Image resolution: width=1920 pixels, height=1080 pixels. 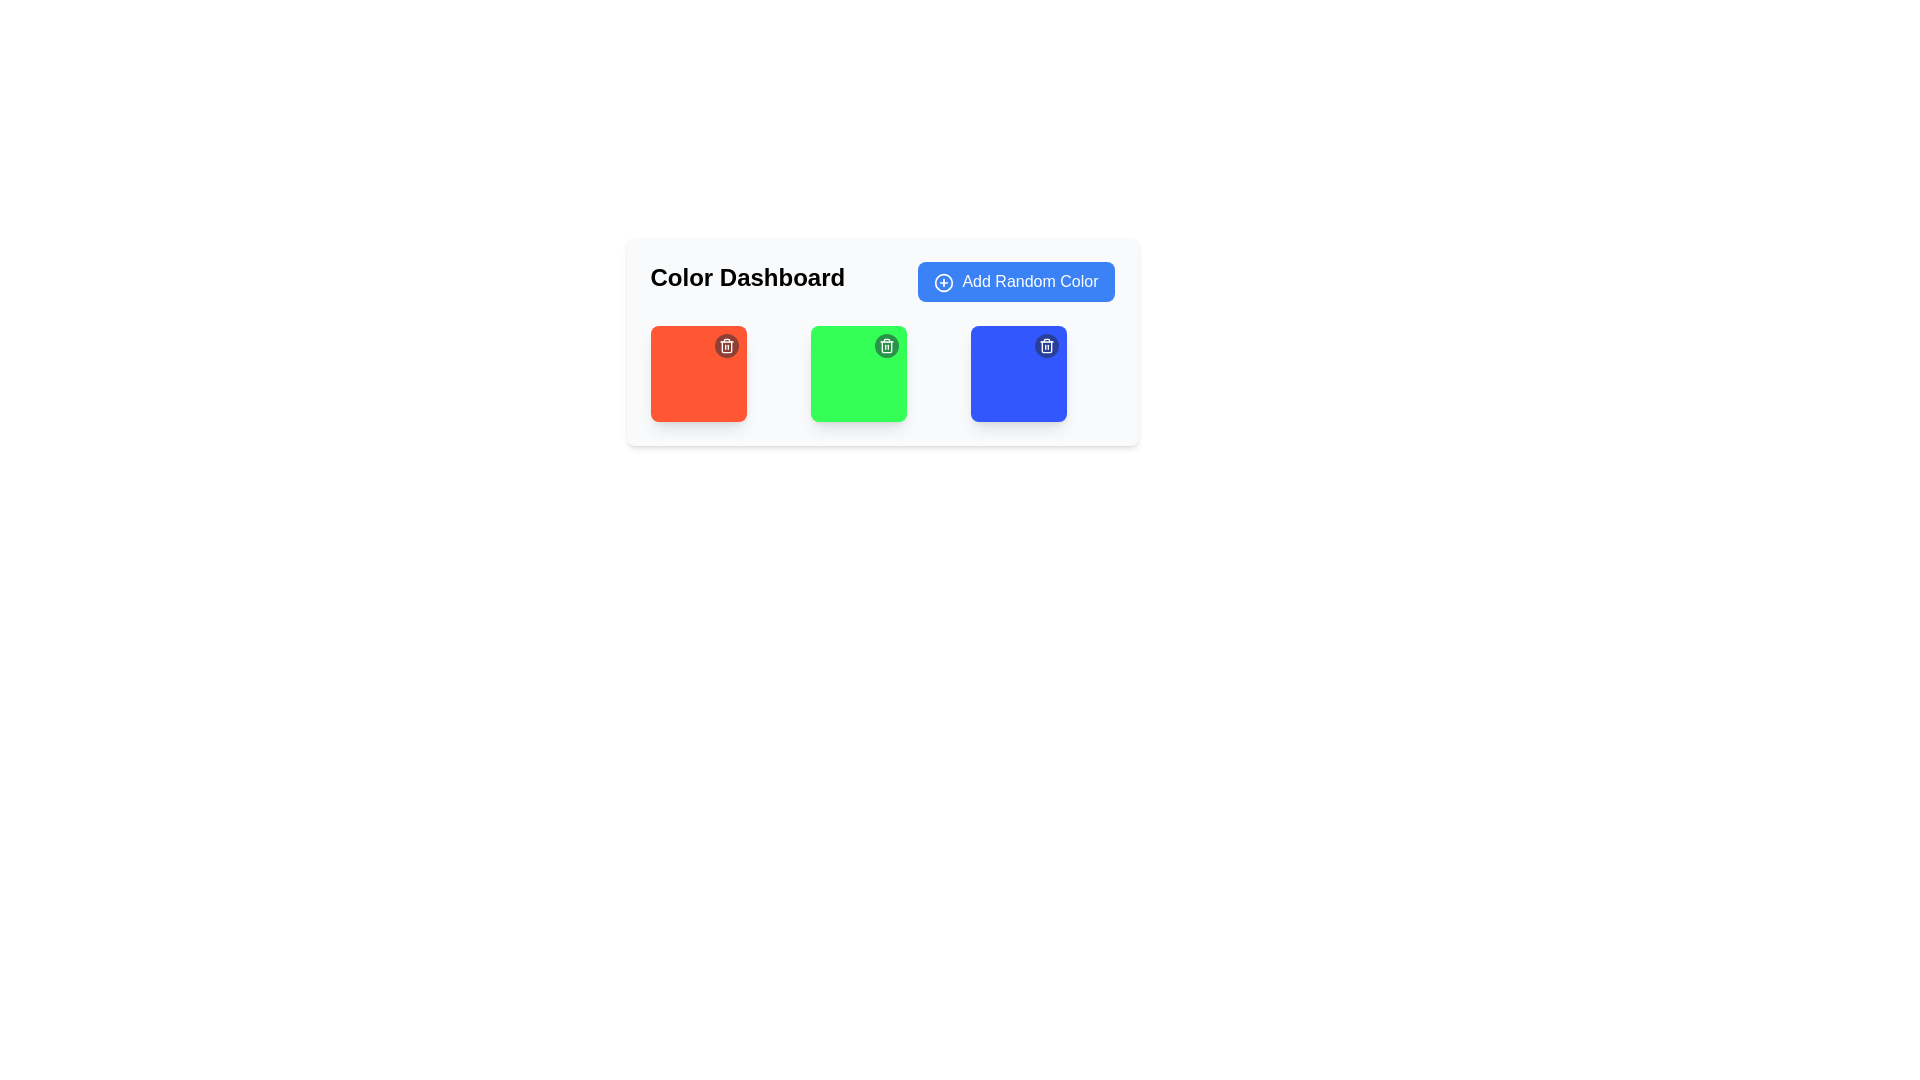 I want to click on the circular button with a white trashcan icon located at the top-right corner of the red card, so click(x=725, y=345).